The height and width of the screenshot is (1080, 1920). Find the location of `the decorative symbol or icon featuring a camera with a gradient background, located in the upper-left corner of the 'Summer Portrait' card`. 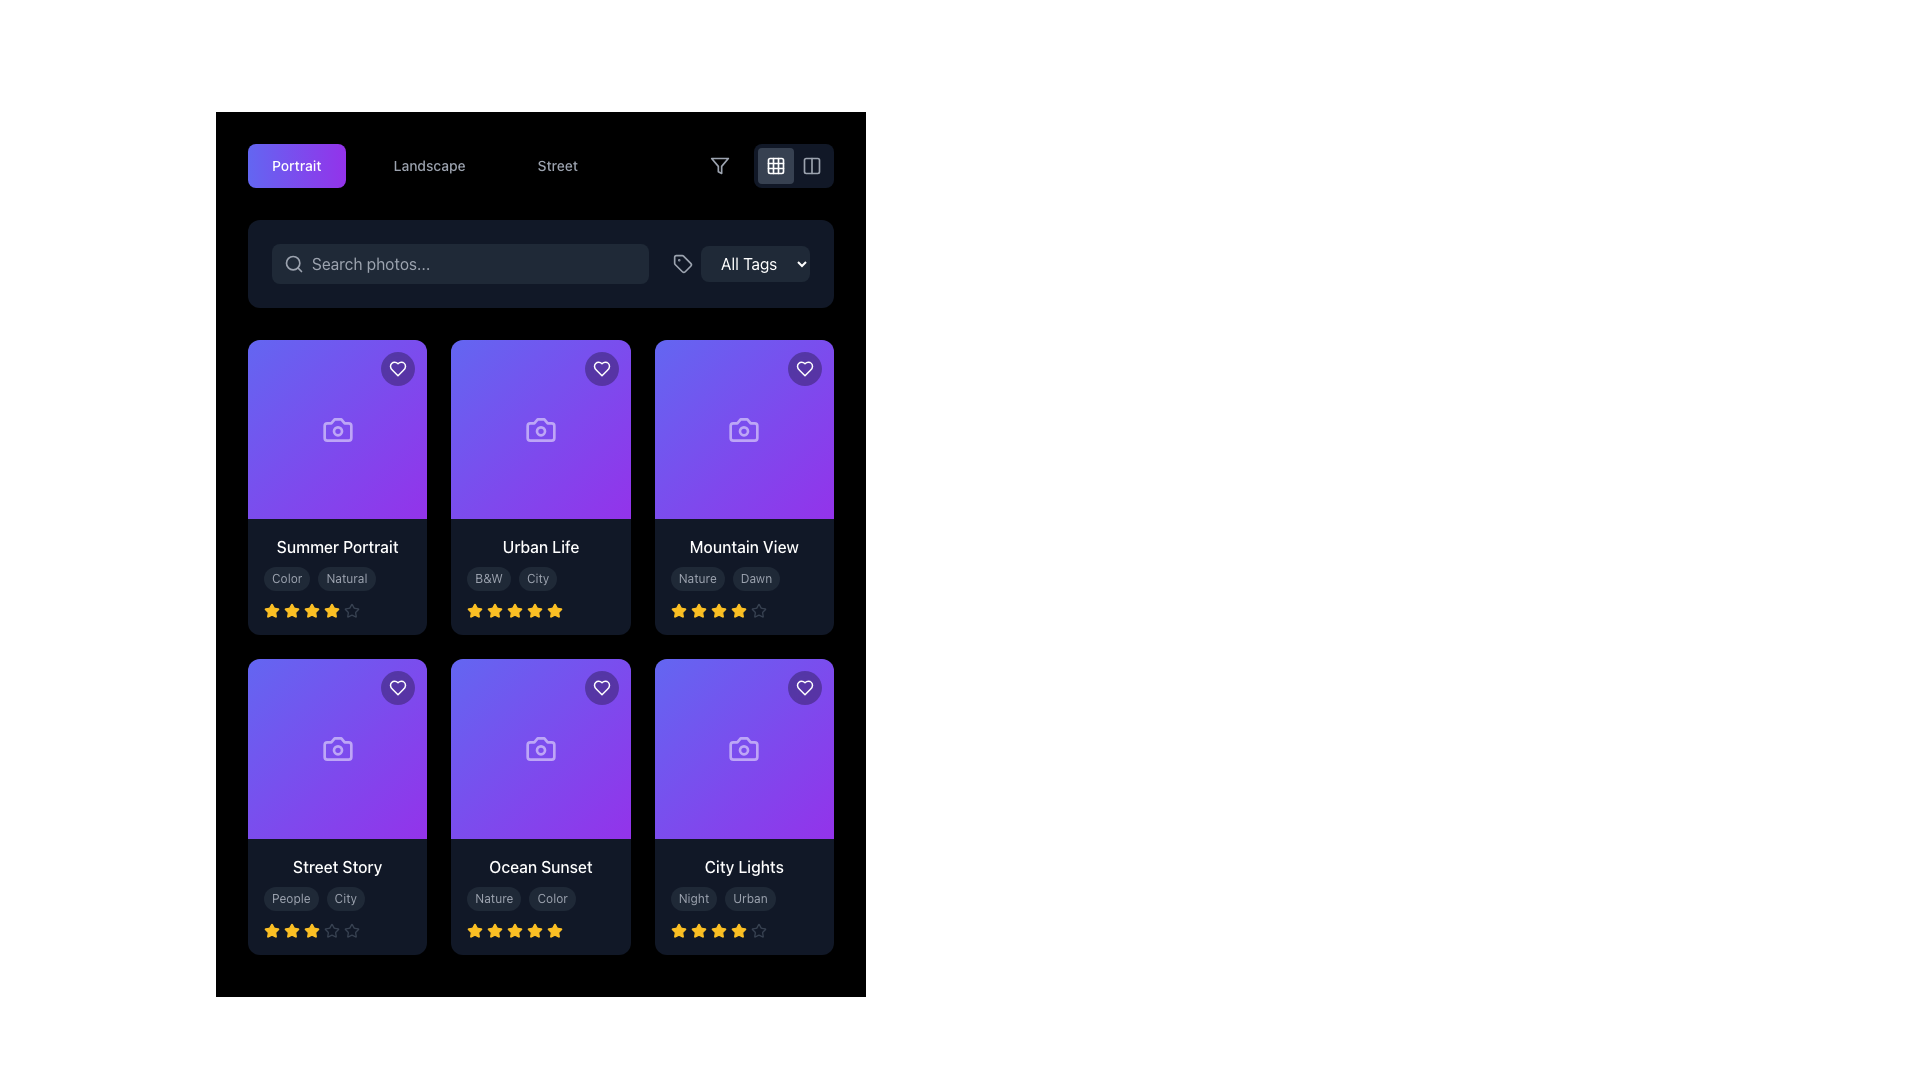

the decorative symbol or icon featuring a camera with a gradient background, located in the upper-left corner of the 'Summer Portrait' card is located at coordinates (337, 428).